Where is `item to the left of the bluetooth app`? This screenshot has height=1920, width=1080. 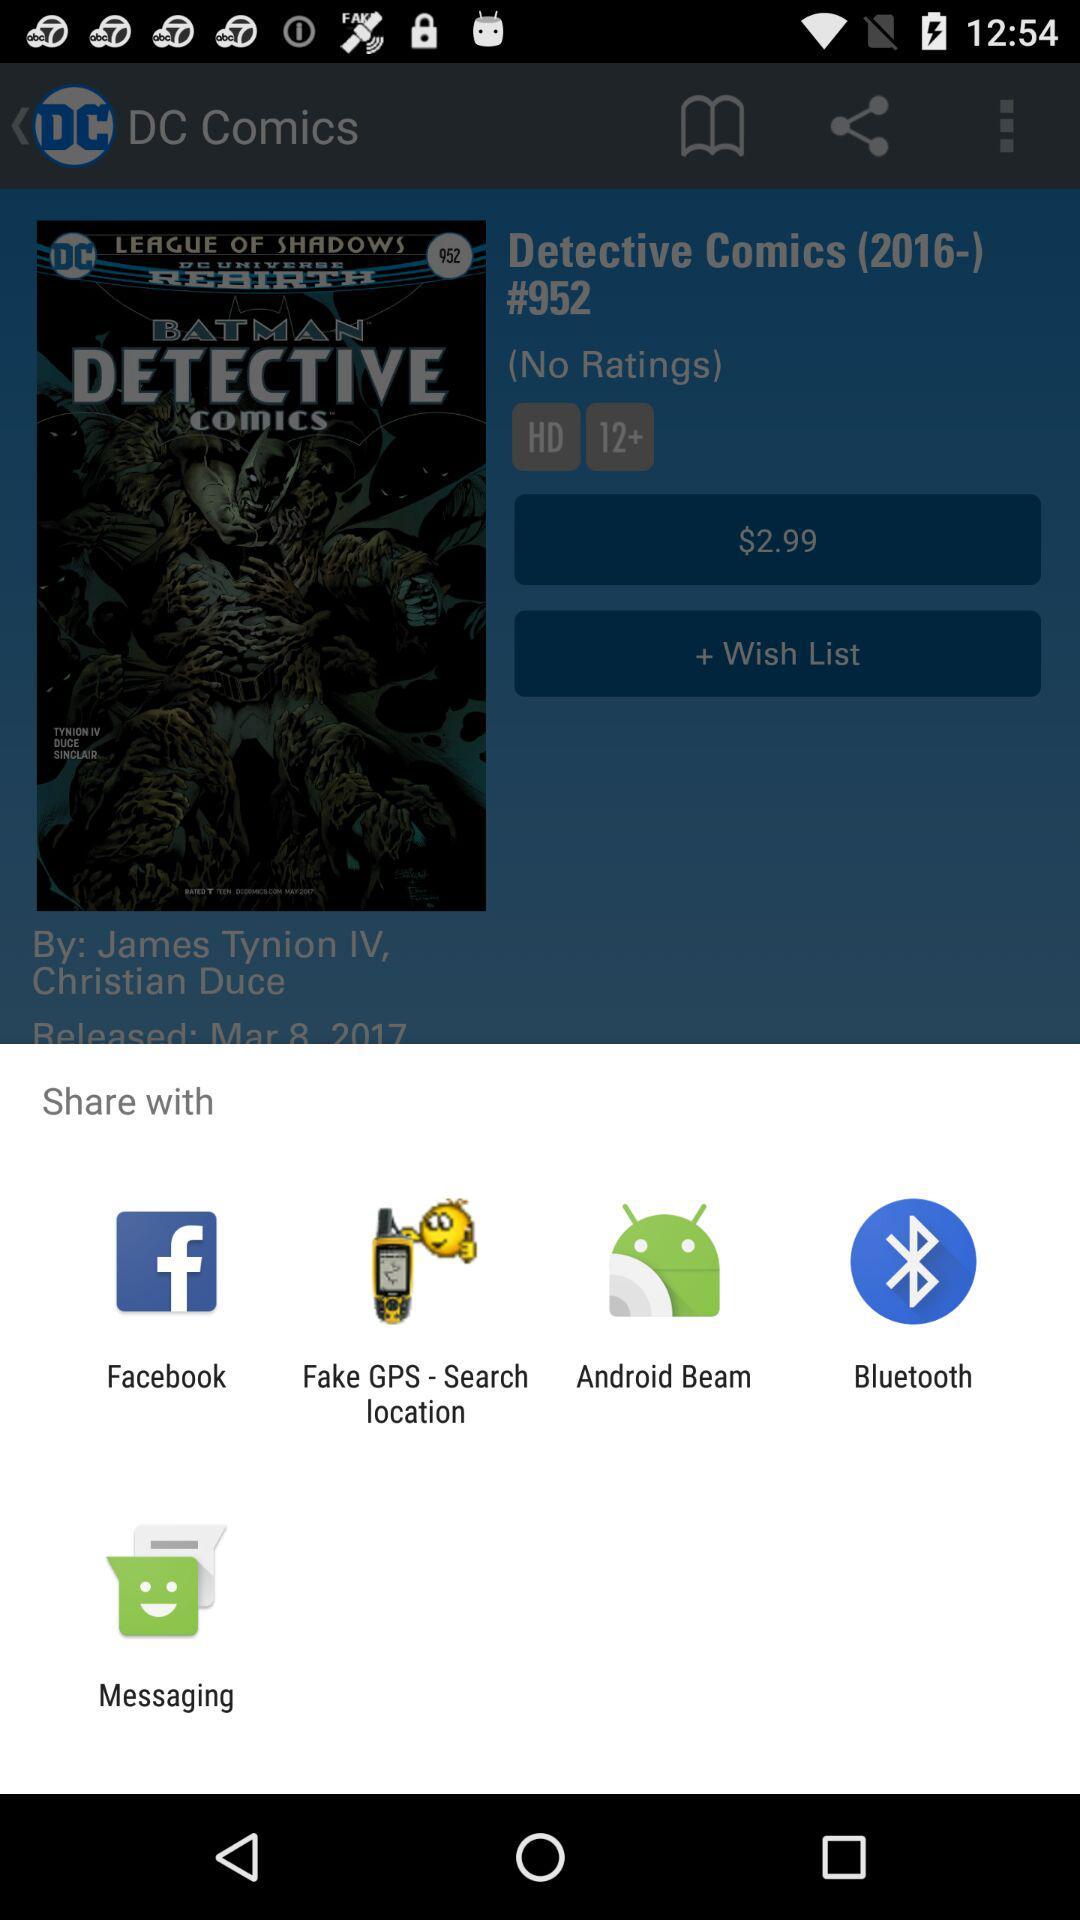
item to the left of the bluetooth app is located at coordinates (664, 1392).